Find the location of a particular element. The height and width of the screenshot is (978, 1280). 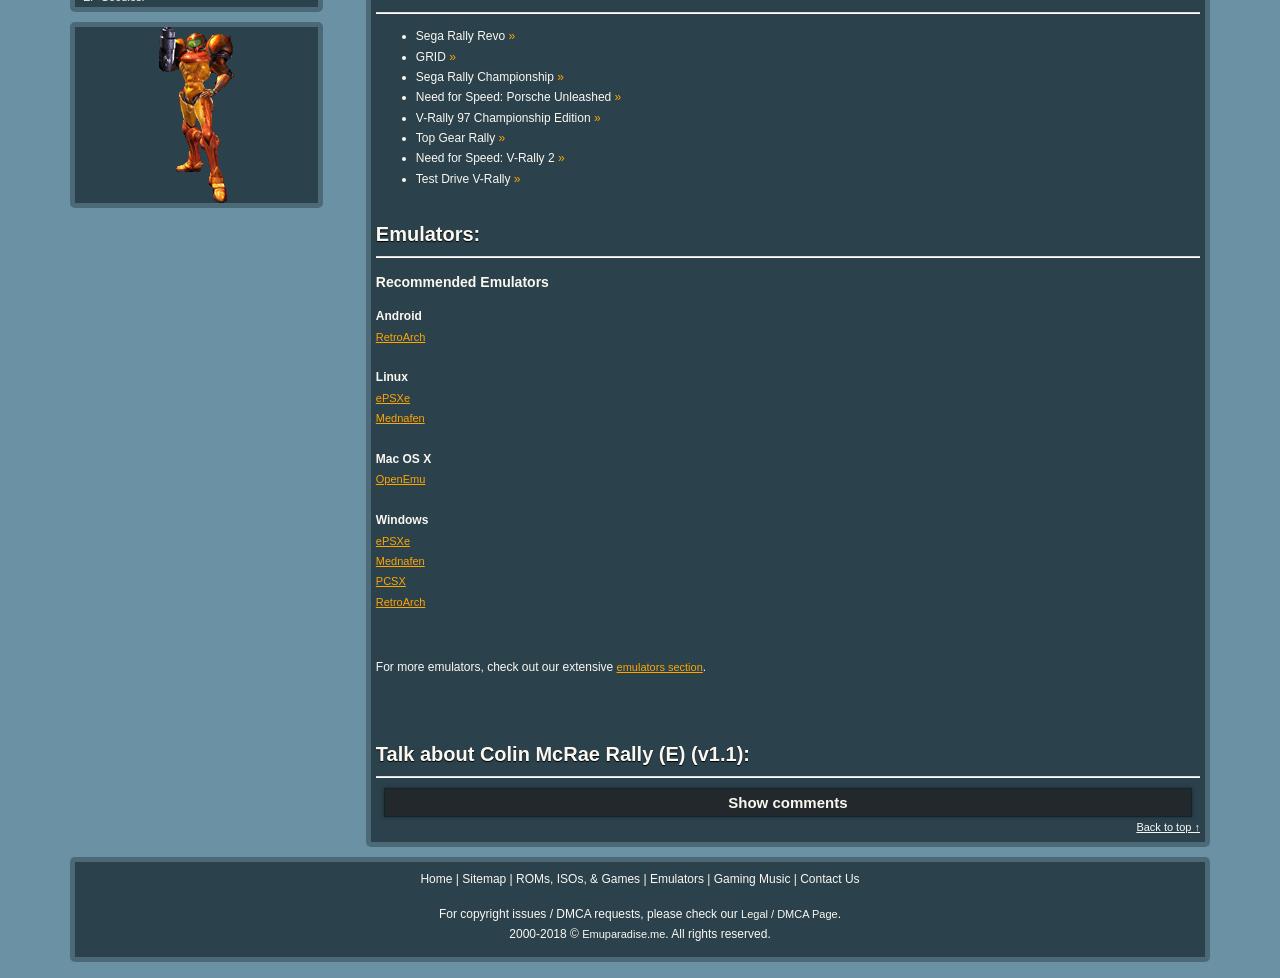

'ROMs, ISOs, & Games' is located at coordinates (515, 878).